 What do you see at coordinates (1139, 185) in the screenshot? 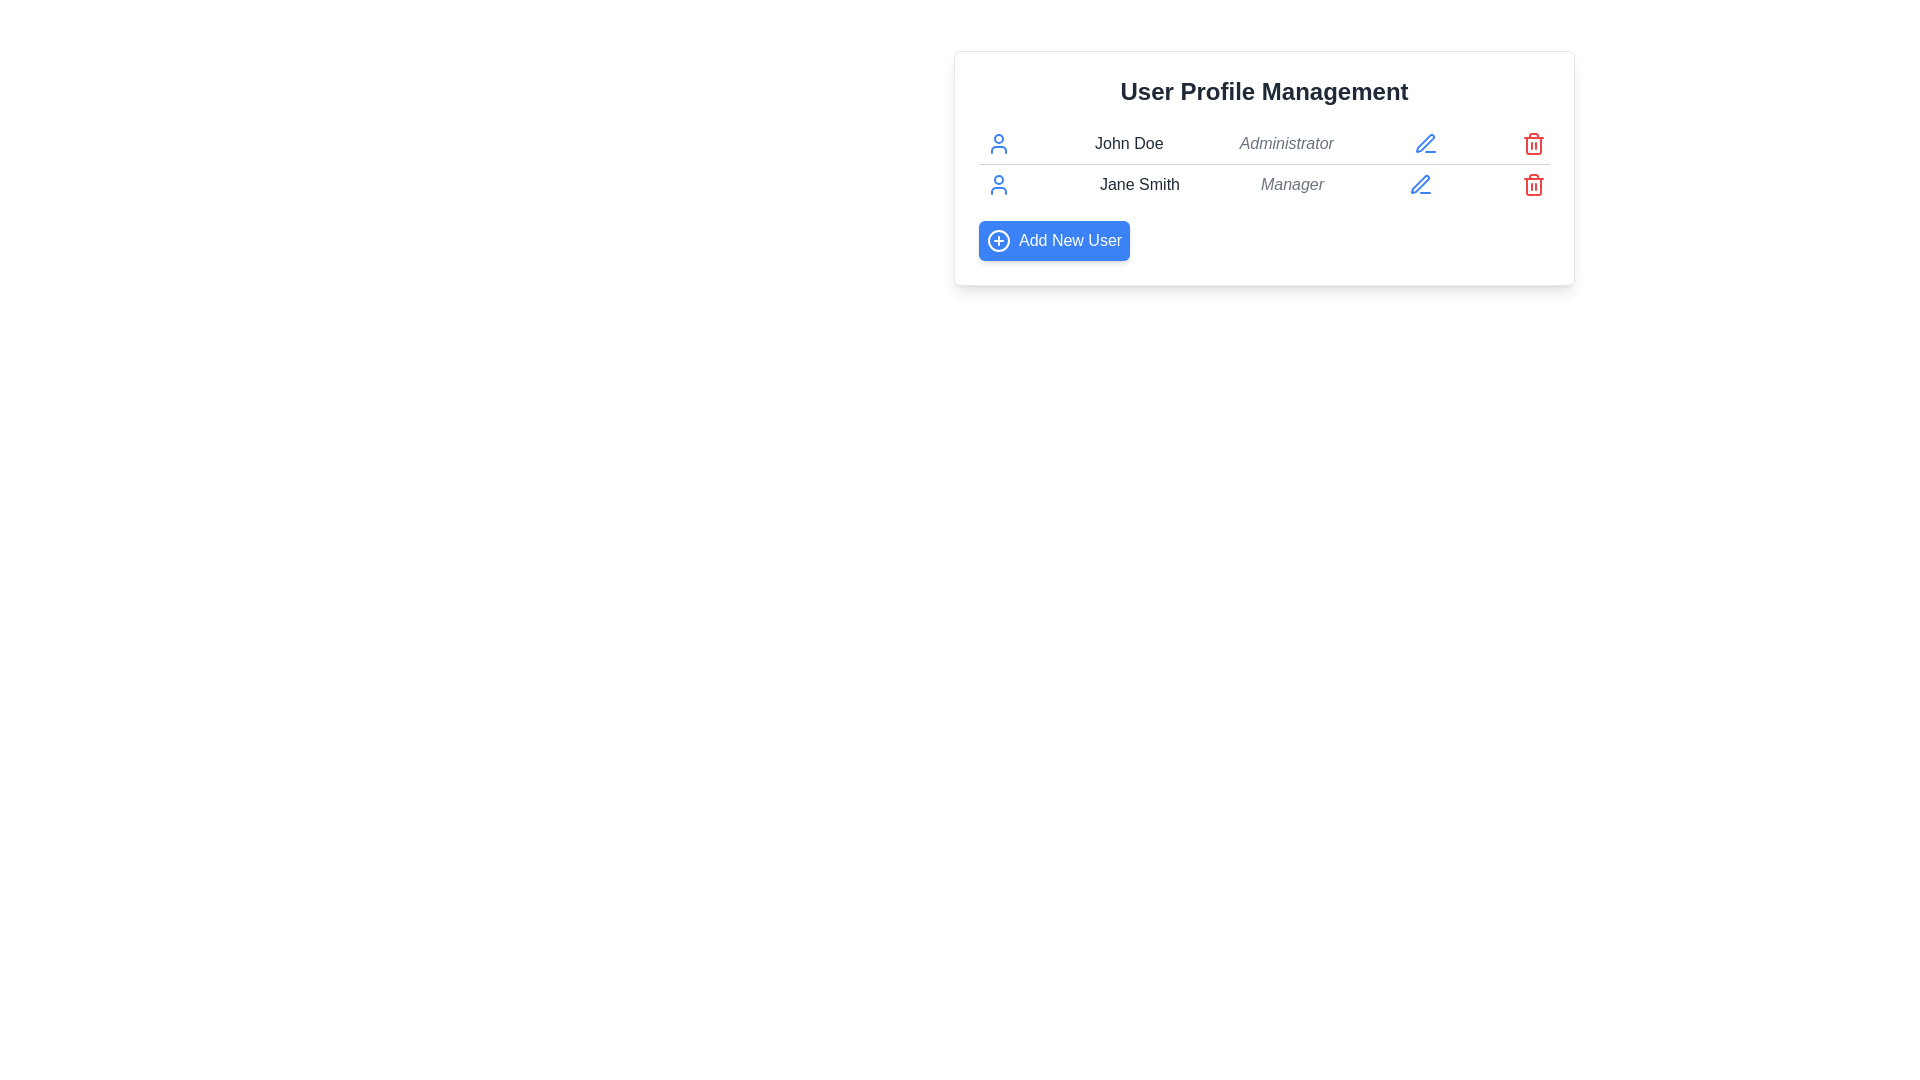
I see `the static text label displaying the user name 'Jane Smith' in the user profile management section, located in the second row of the user profile list` at bounding box center [1139, 185].